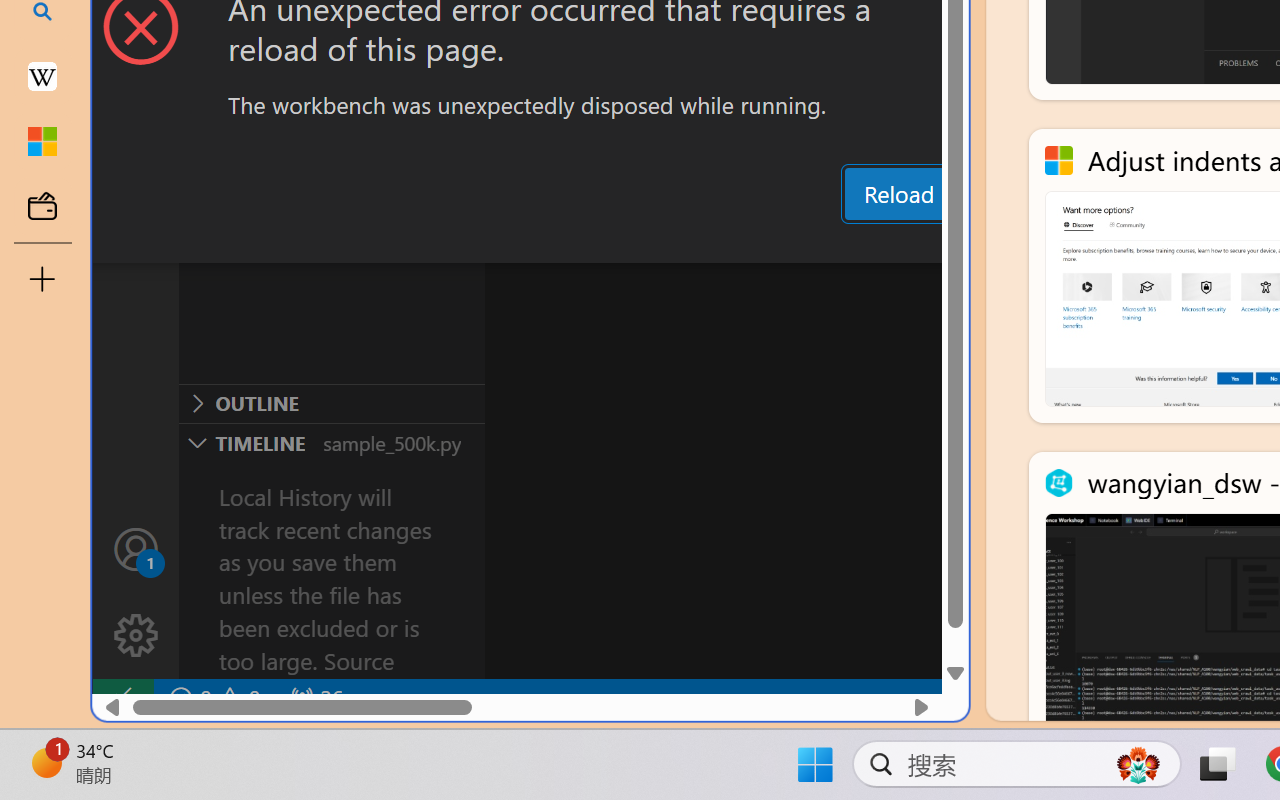 This screenshot has height=800, width=1280. I want to click on 'Earth - Wikipedia', so click(42, 76).